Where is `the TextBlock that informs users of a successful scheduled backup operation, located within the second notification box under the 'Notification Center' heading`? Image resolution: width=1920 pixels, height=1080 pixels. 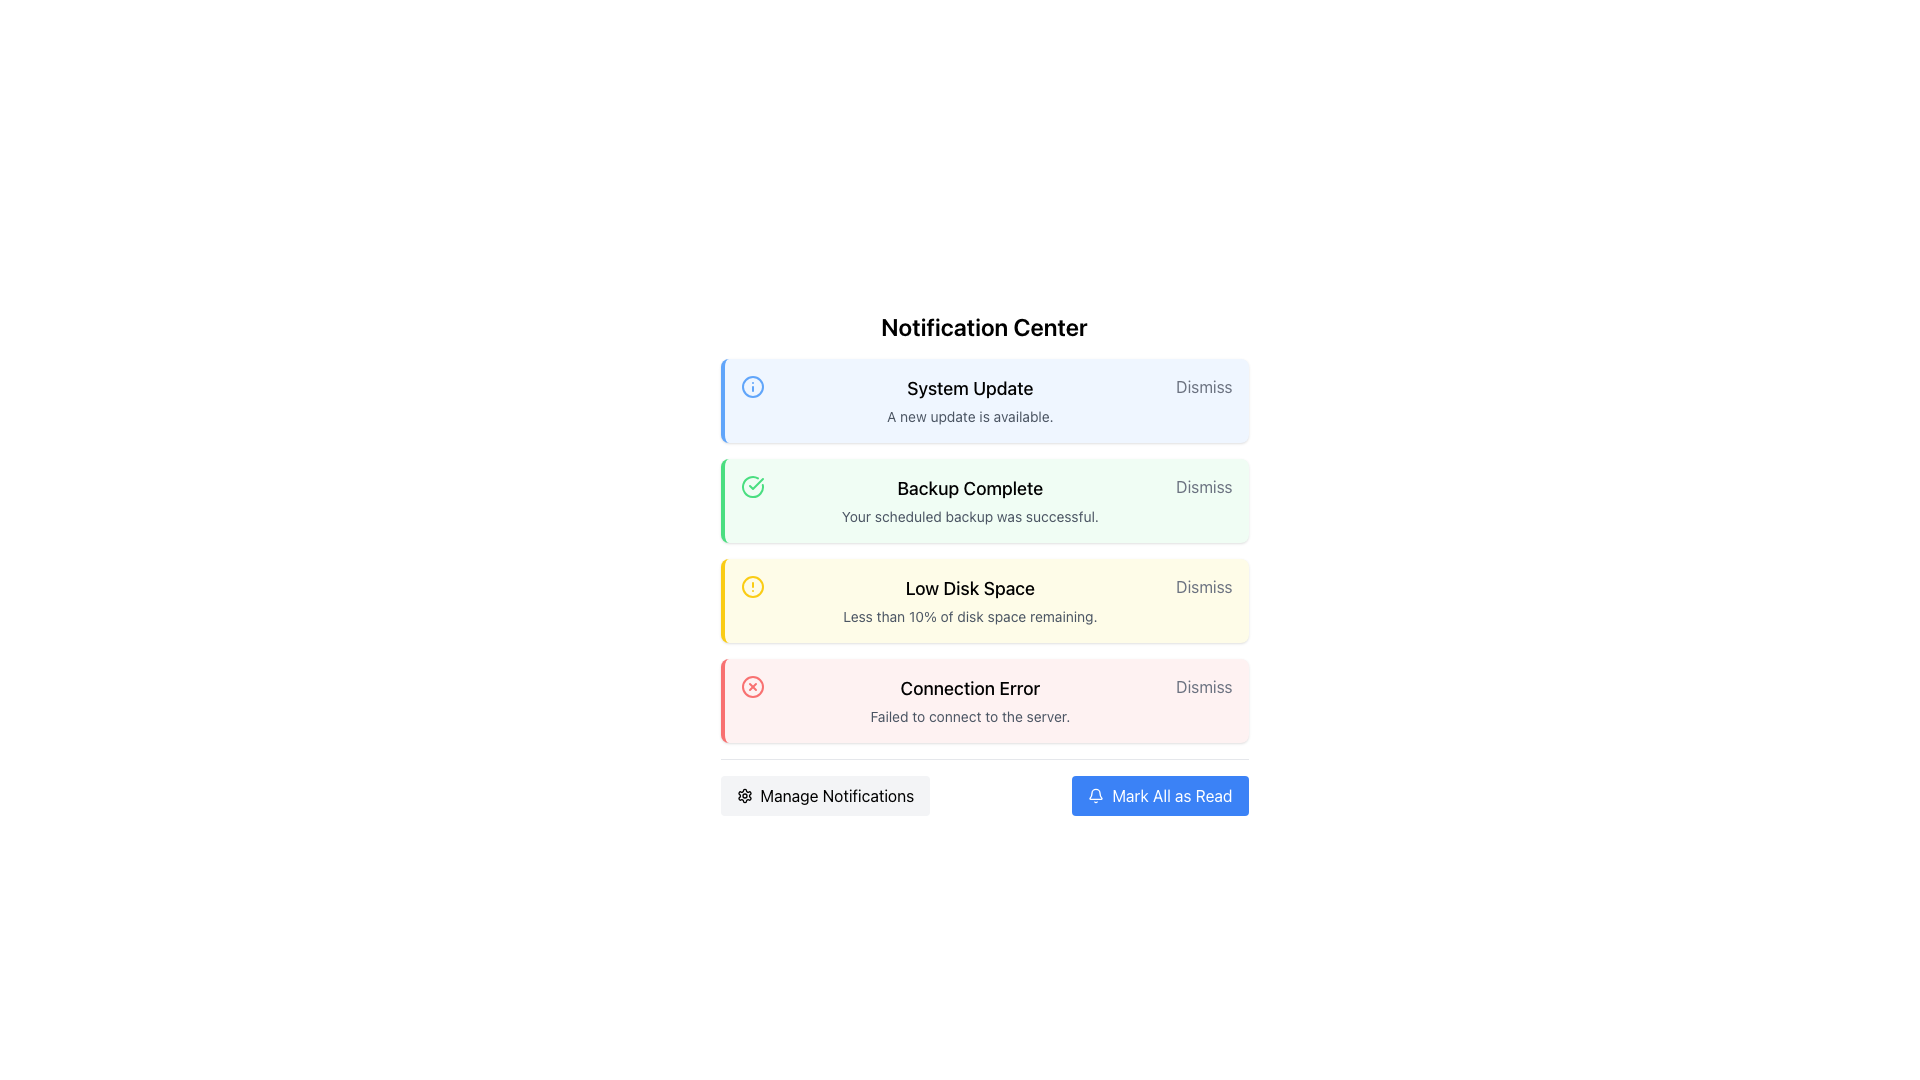
the TextBlock that informs users of a successful scheduled backup operation, located within the second notification box under the 'Notification Center' heading is located at coordinates (970, 500).